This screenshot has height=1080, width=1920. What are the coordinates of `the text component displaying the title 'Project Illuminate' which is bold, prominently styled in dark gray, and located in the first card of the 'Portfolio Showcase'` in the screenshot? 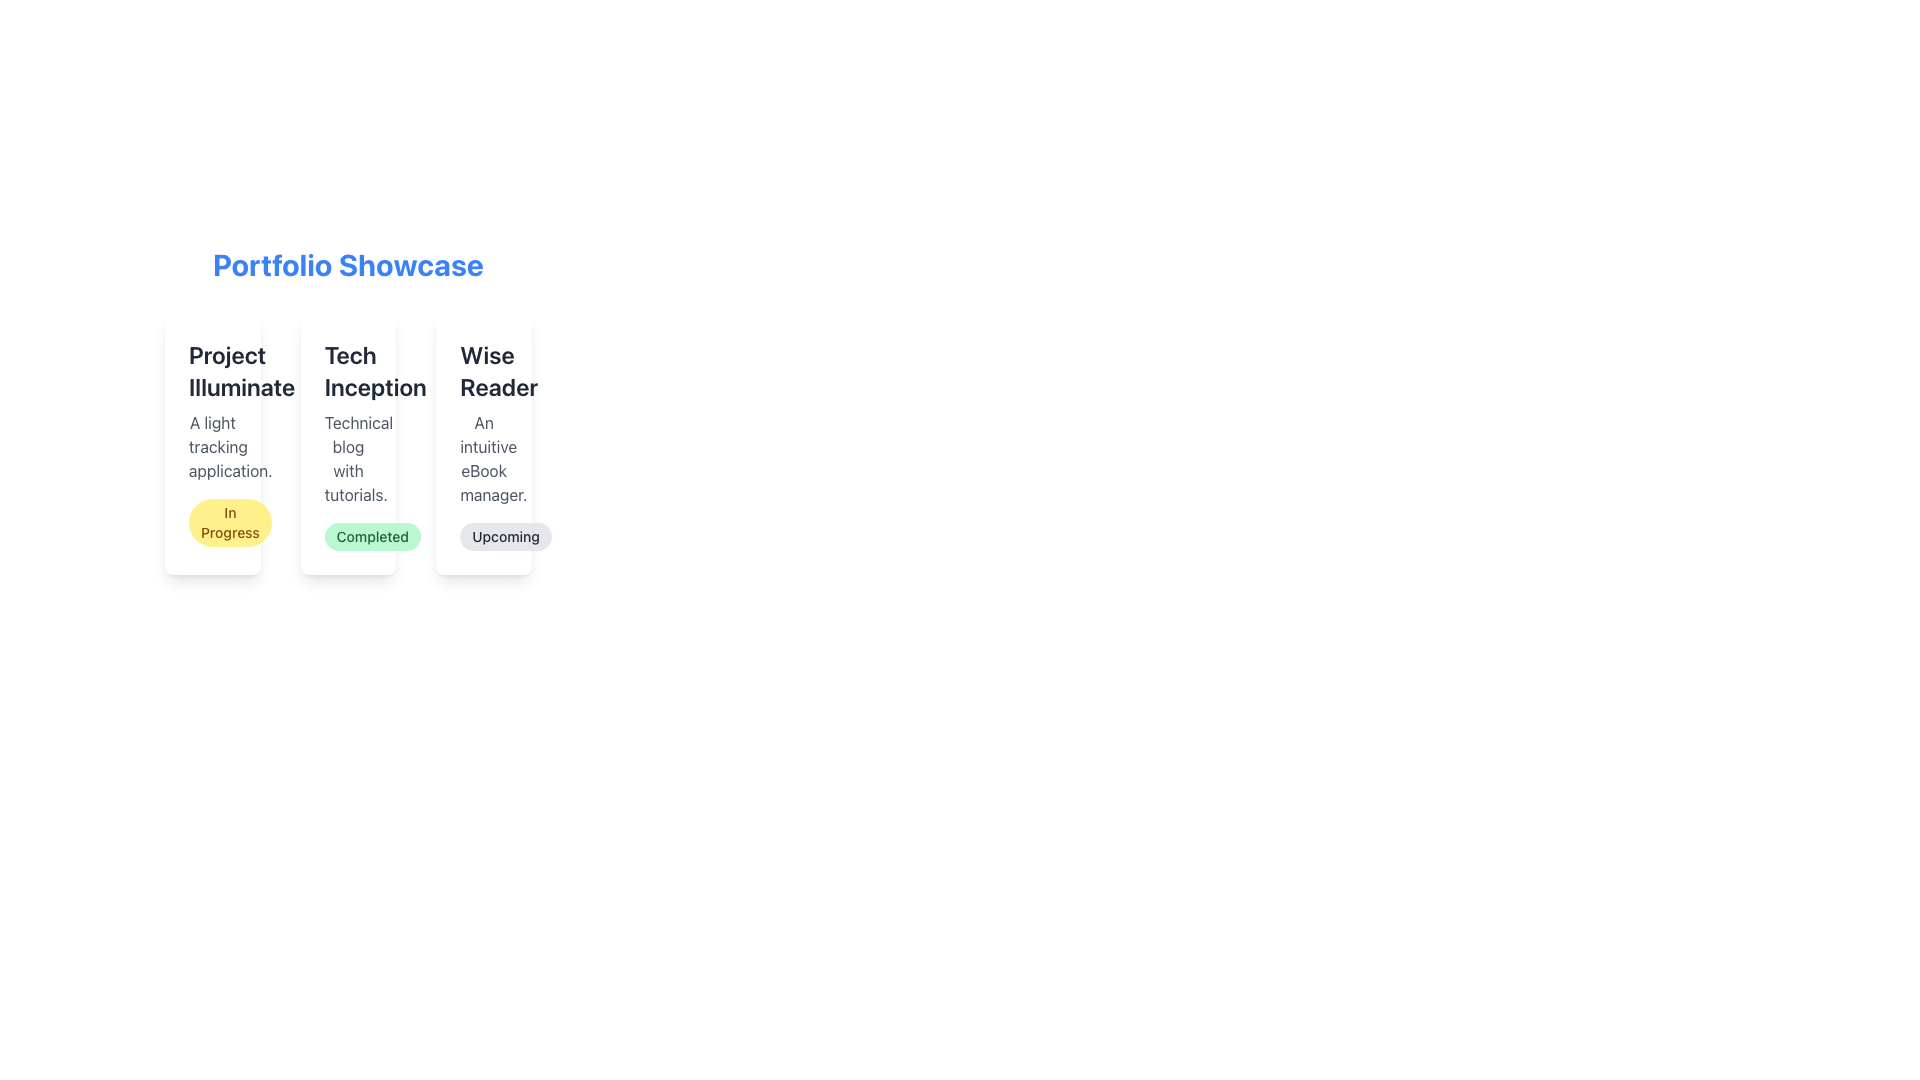 It's located at (212, 370).